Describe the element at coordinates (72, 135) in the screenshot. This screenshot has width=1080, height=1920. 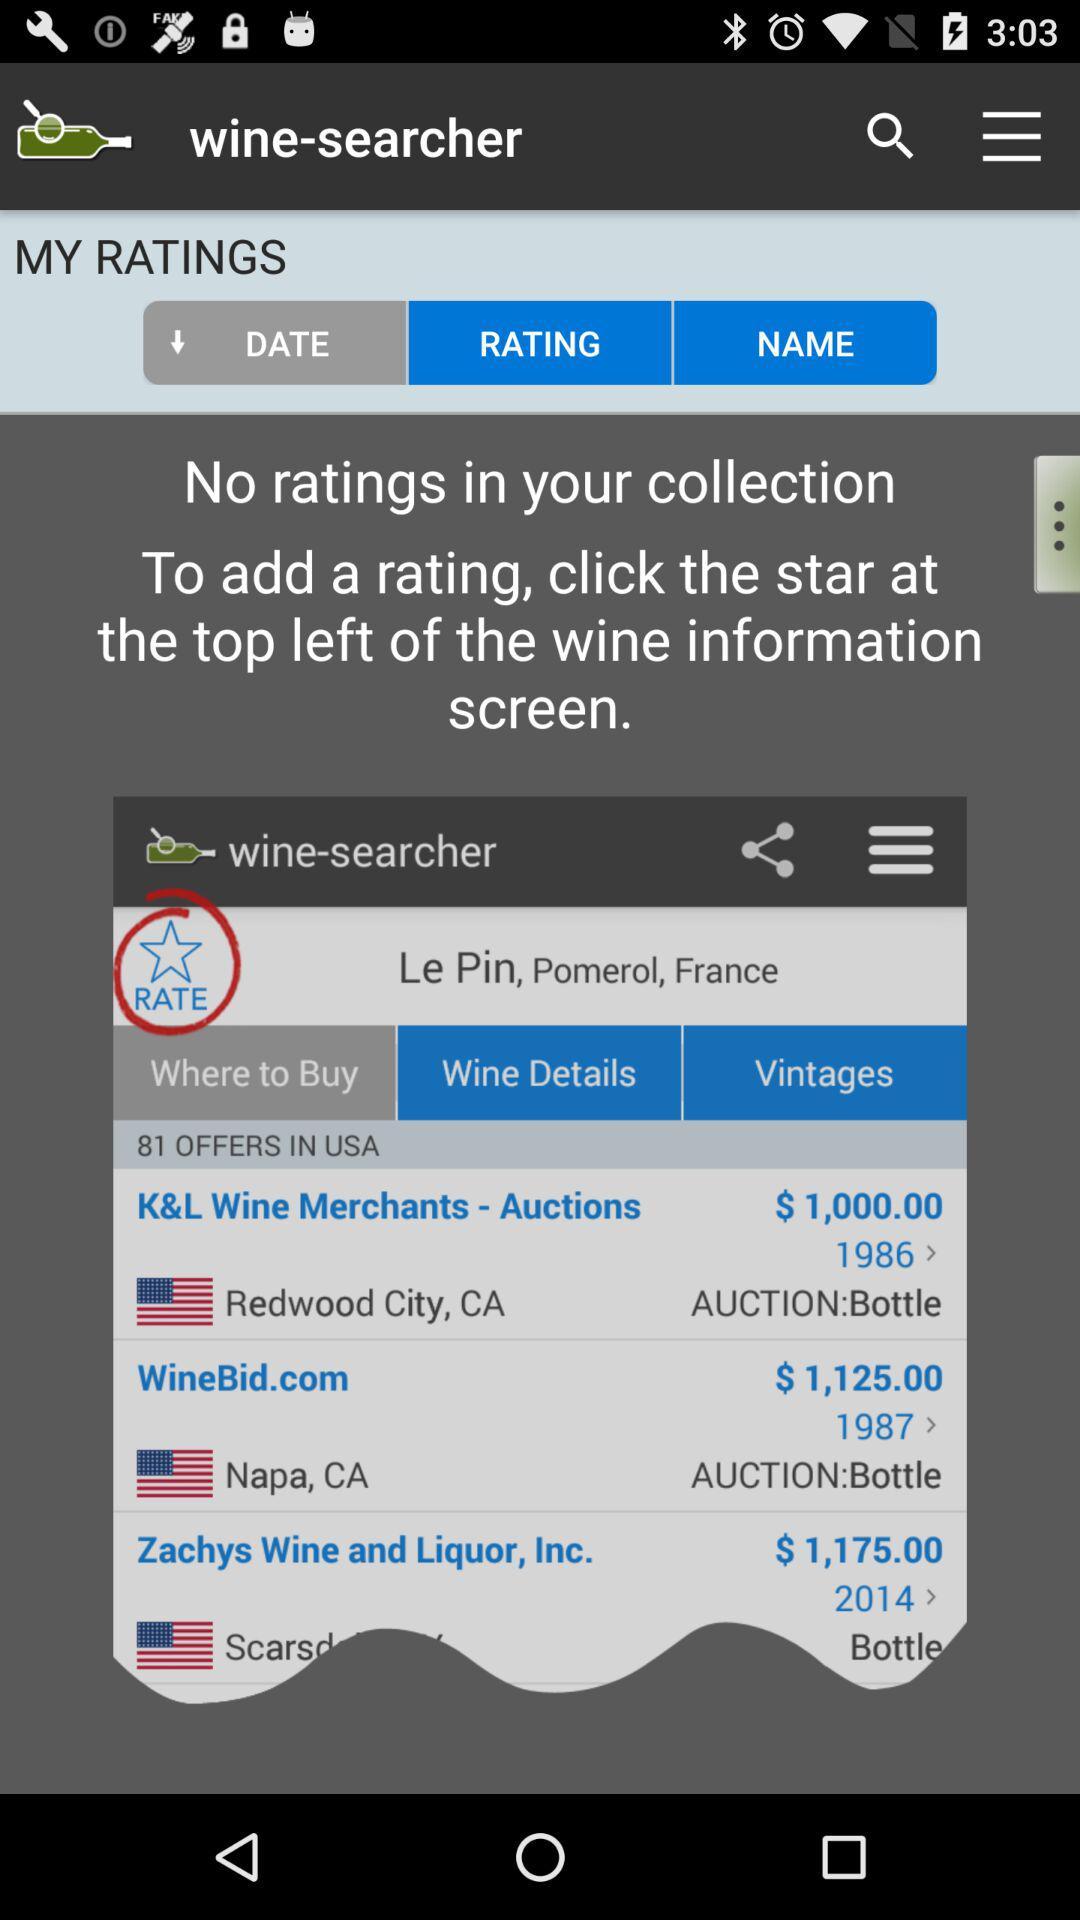
I see `home page` at that location.